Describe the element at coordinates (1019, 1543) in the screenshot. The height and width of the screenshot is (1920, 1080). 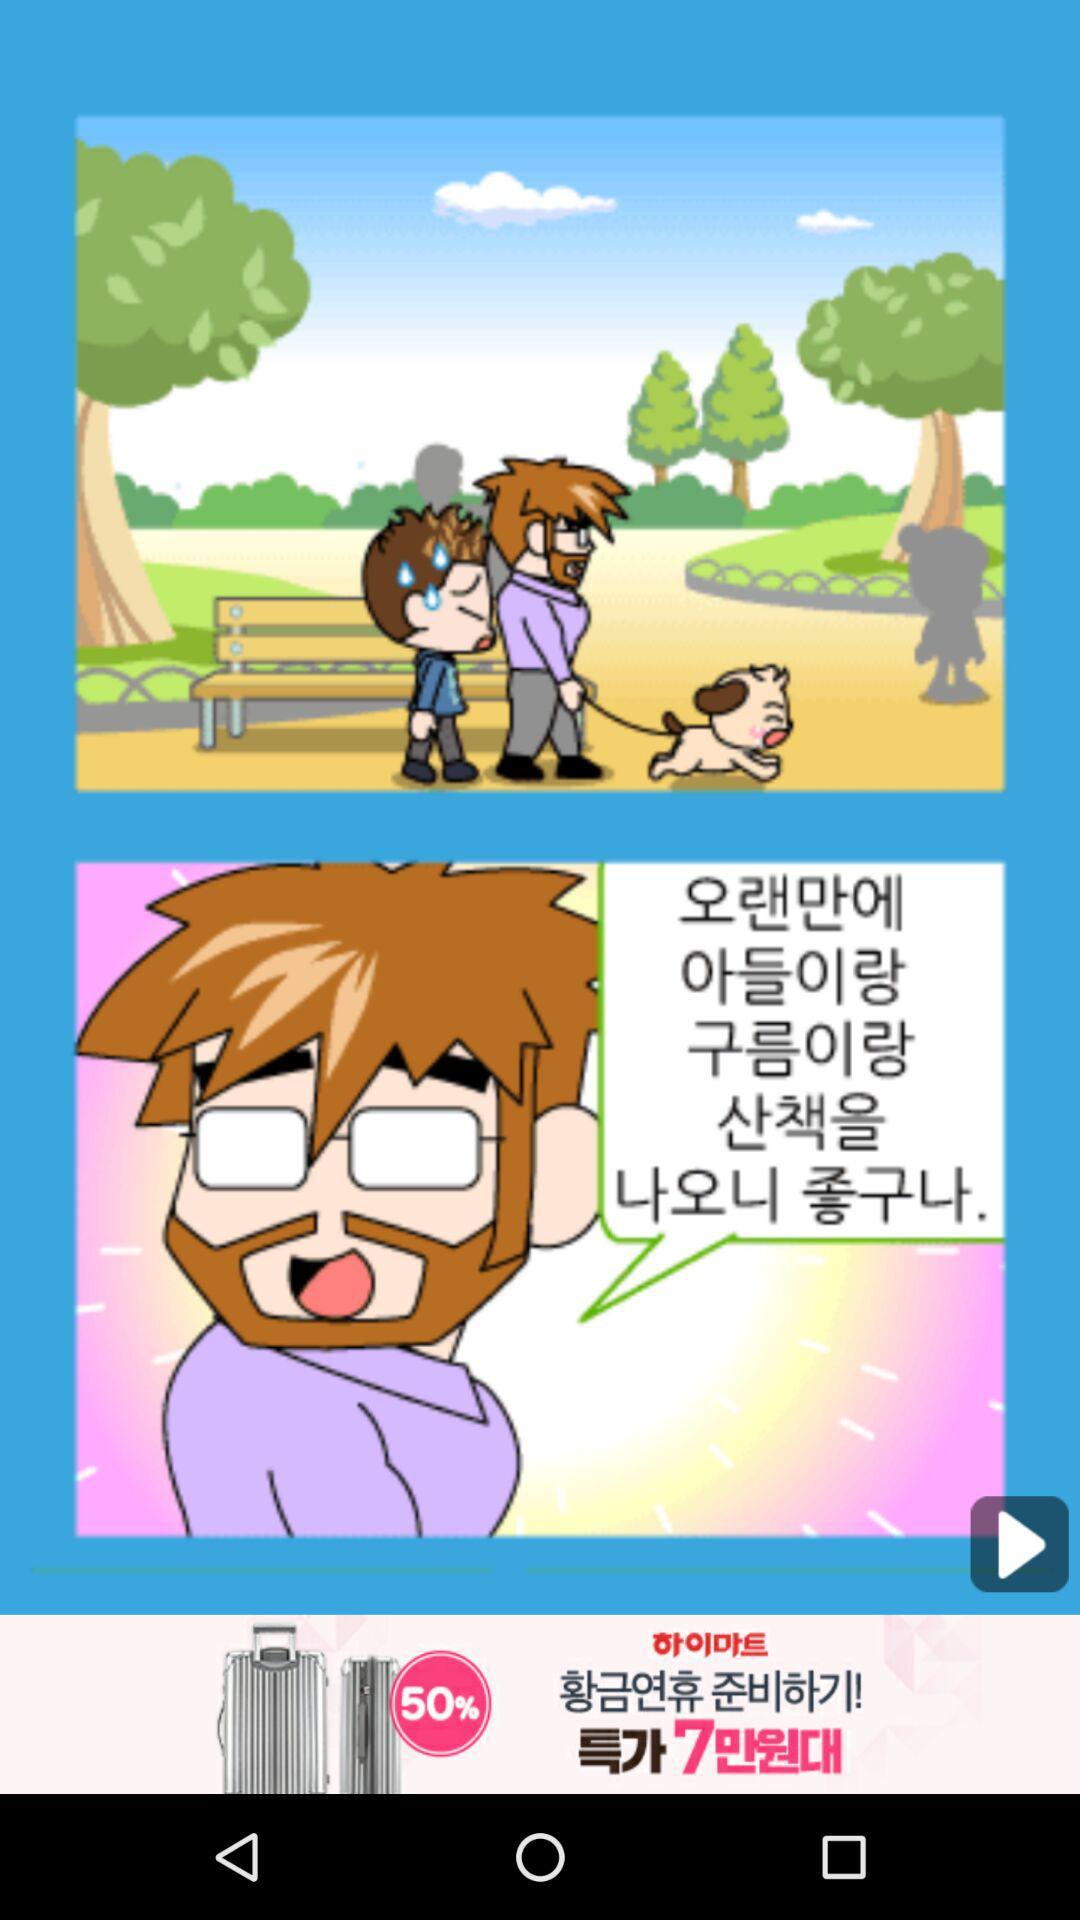
I see `click the play option` at that location.